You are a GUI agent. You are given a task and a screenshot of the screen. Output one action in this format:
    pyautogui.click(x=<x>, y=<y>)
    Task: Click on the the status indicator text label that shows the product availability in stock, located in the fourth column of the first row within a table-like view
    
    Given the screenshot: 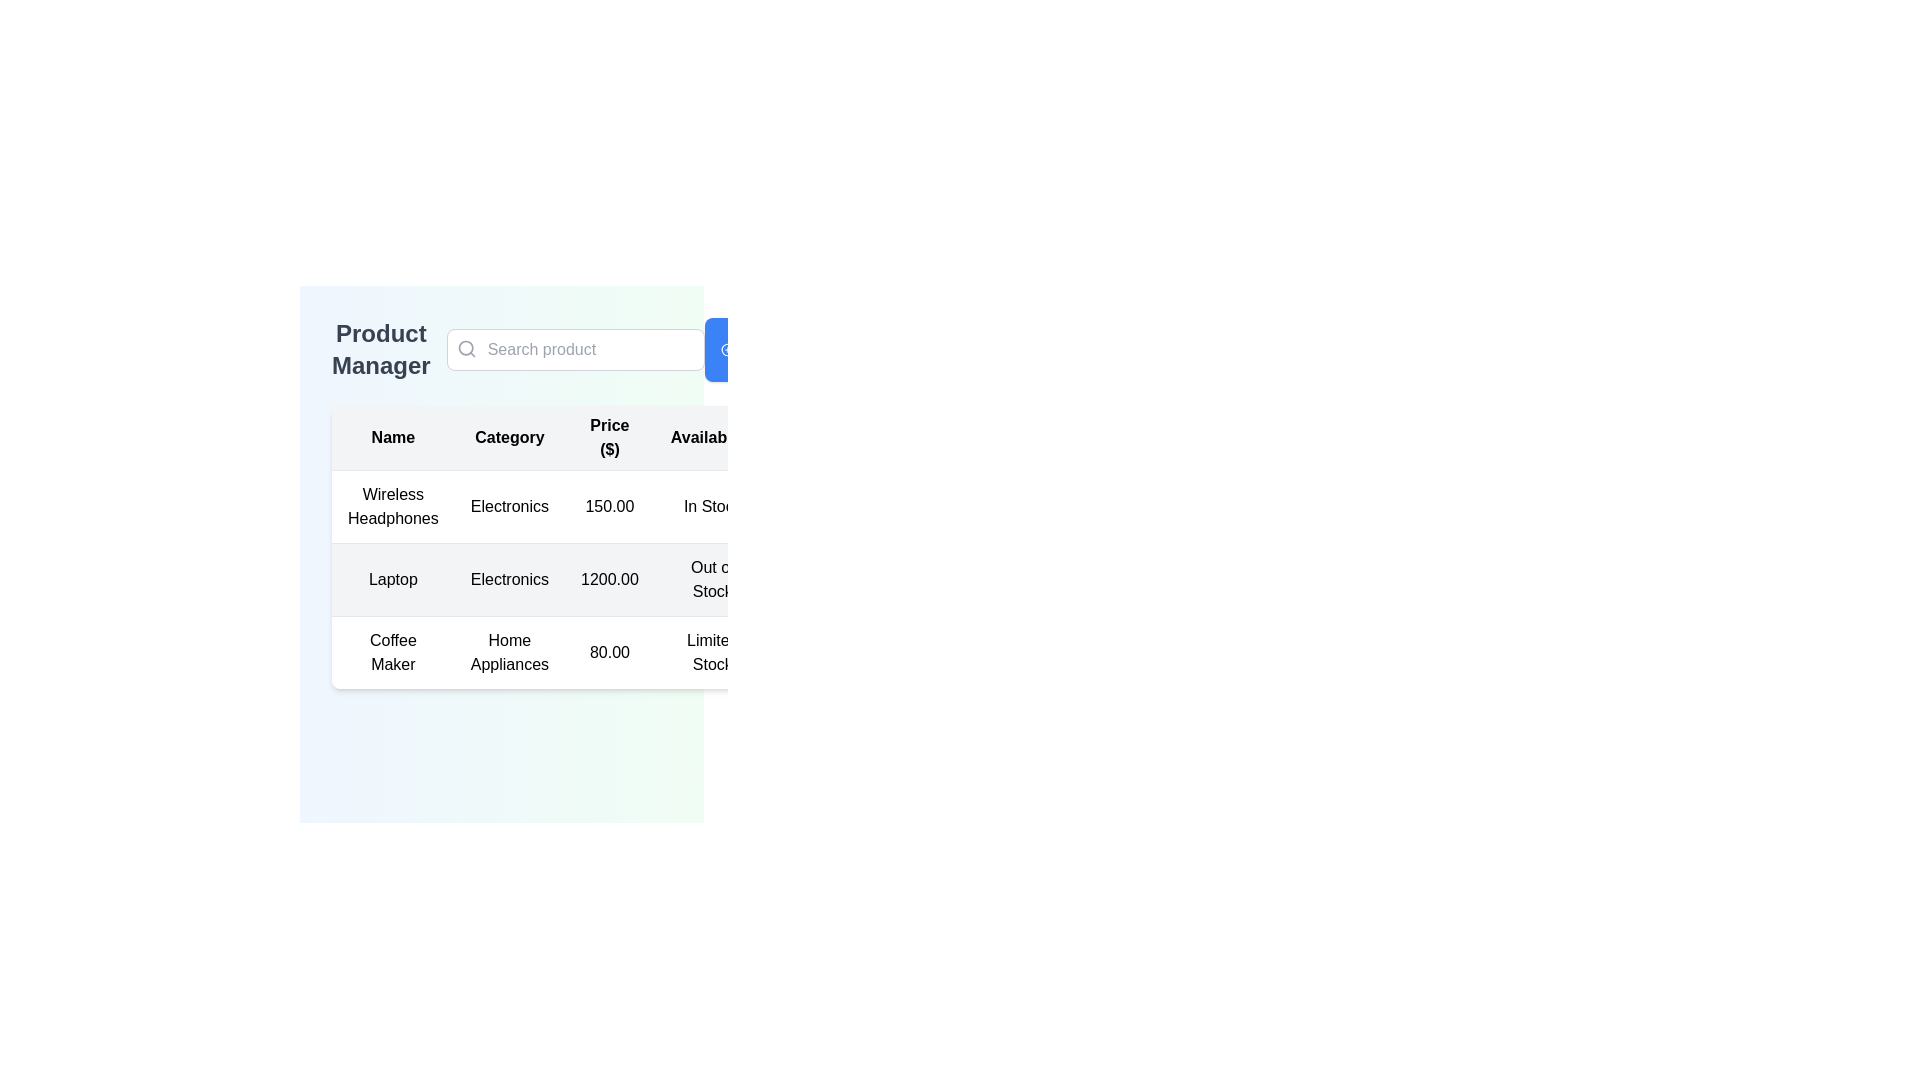 What is the action you would take?
    pyautogui.click(x=712, y=505)
    